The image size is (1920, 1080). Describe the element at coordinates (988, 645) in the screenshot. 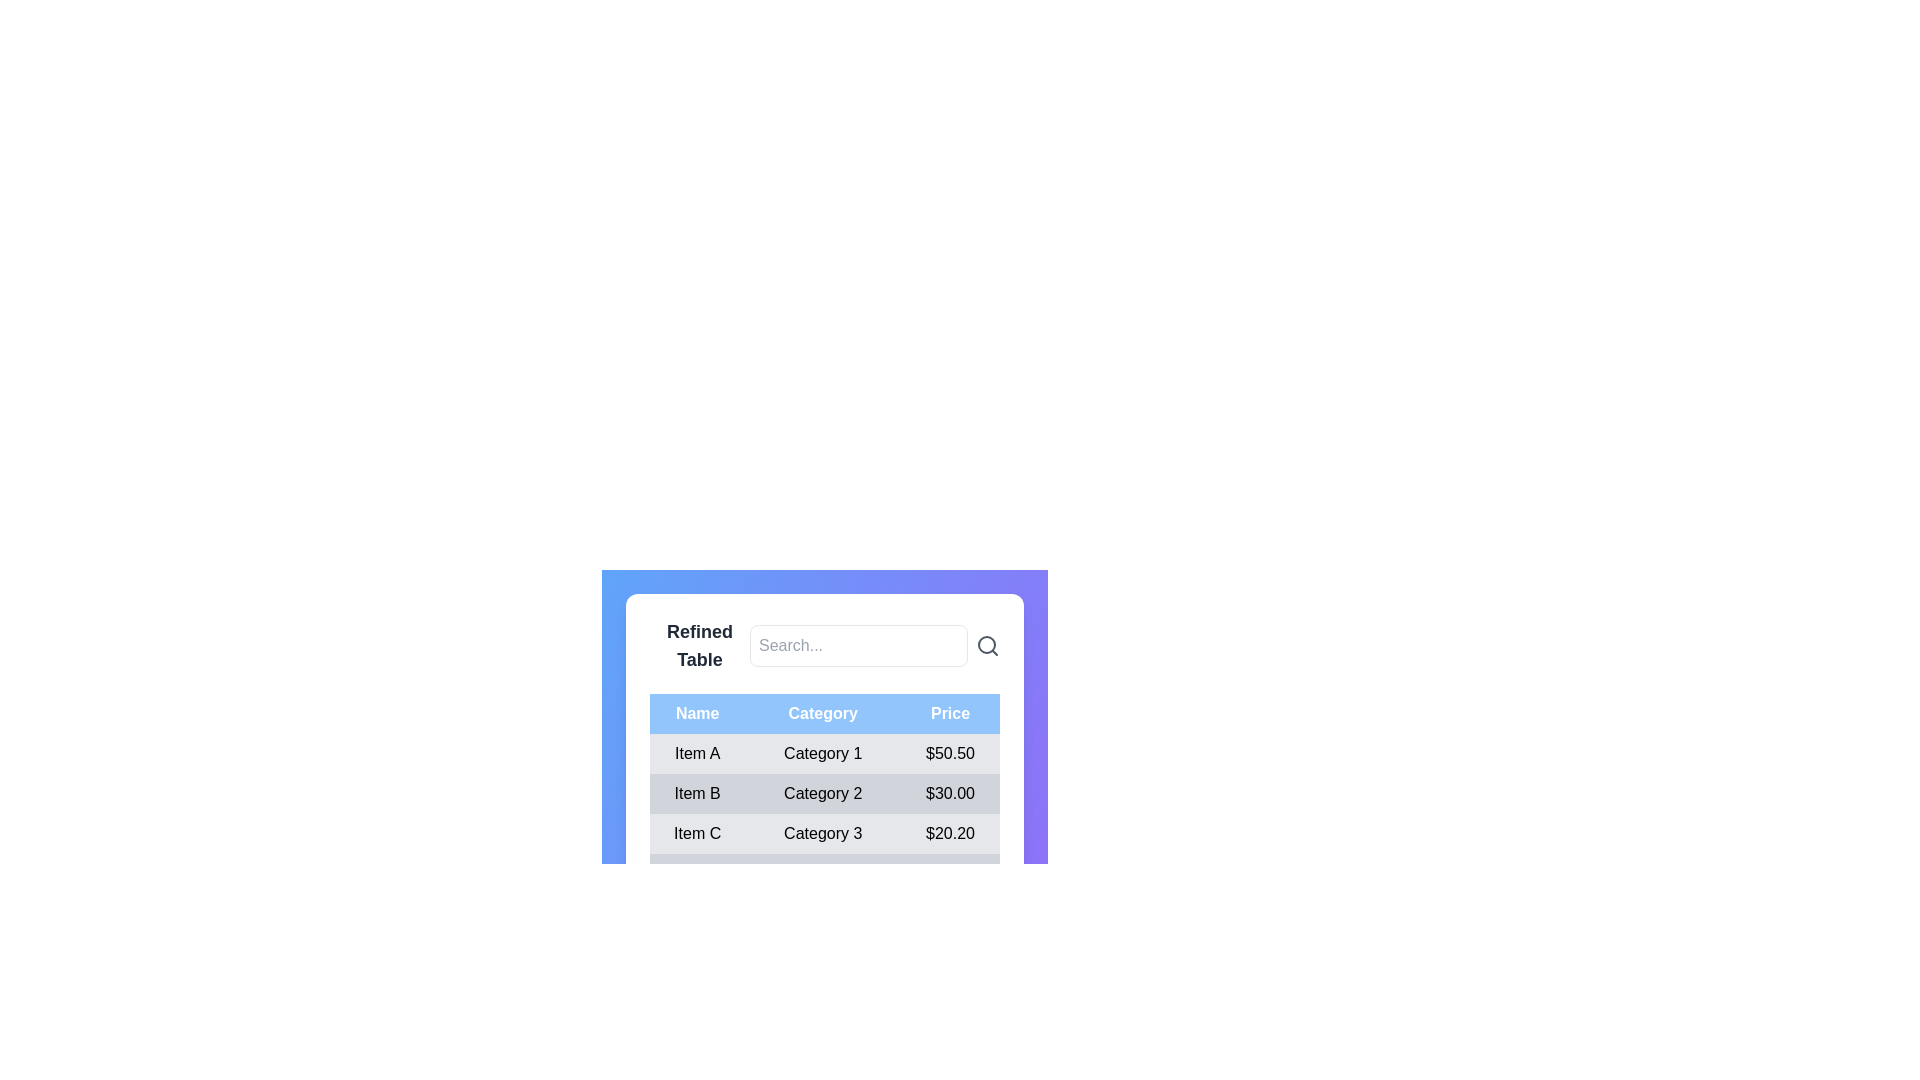

I see `the gray magnifying glass icon located at the far right of the search input field in the header of the refined table section, which indicates search functionality` at that location.